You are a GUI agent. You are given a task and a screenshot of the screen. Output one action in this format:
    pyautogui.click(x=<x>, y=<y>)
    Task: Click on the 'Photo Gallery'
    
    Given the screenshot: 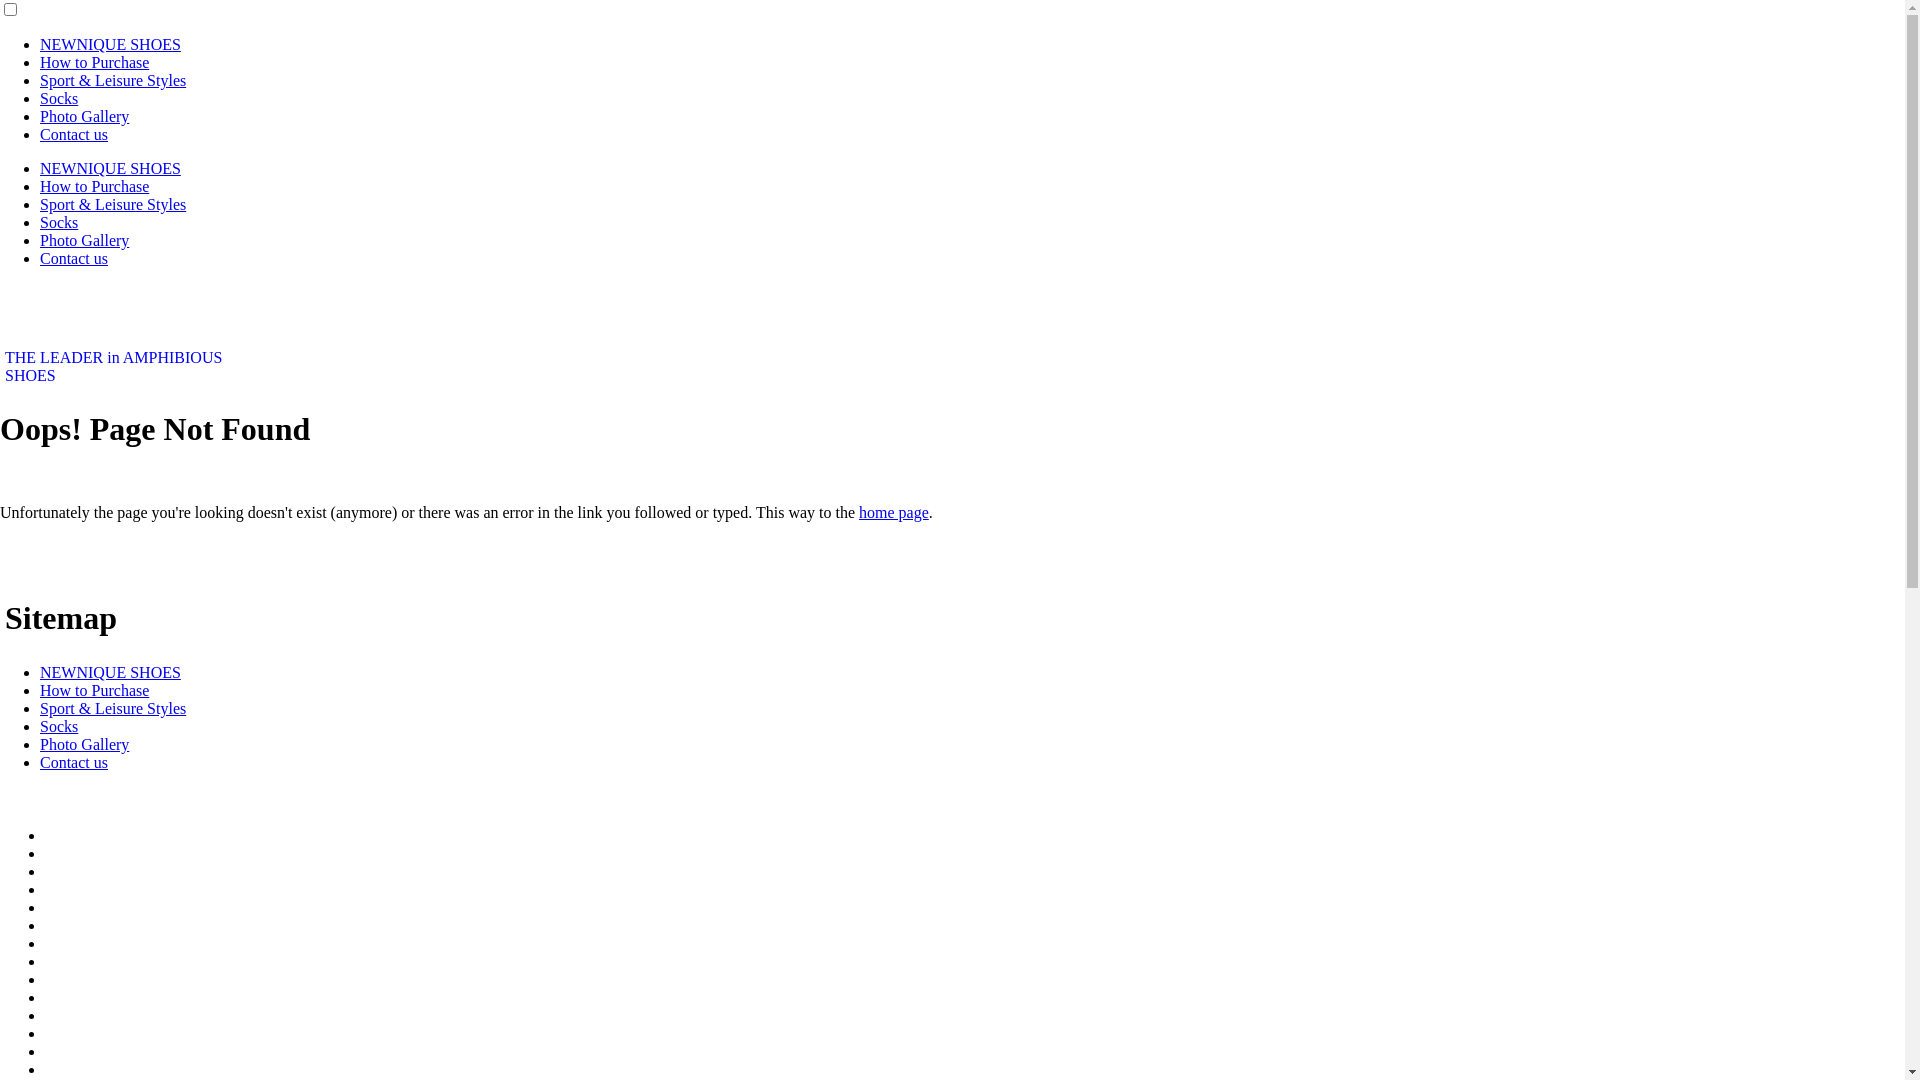 What is the action you would take?
    pyautogui.click(x=83, y=744)
    